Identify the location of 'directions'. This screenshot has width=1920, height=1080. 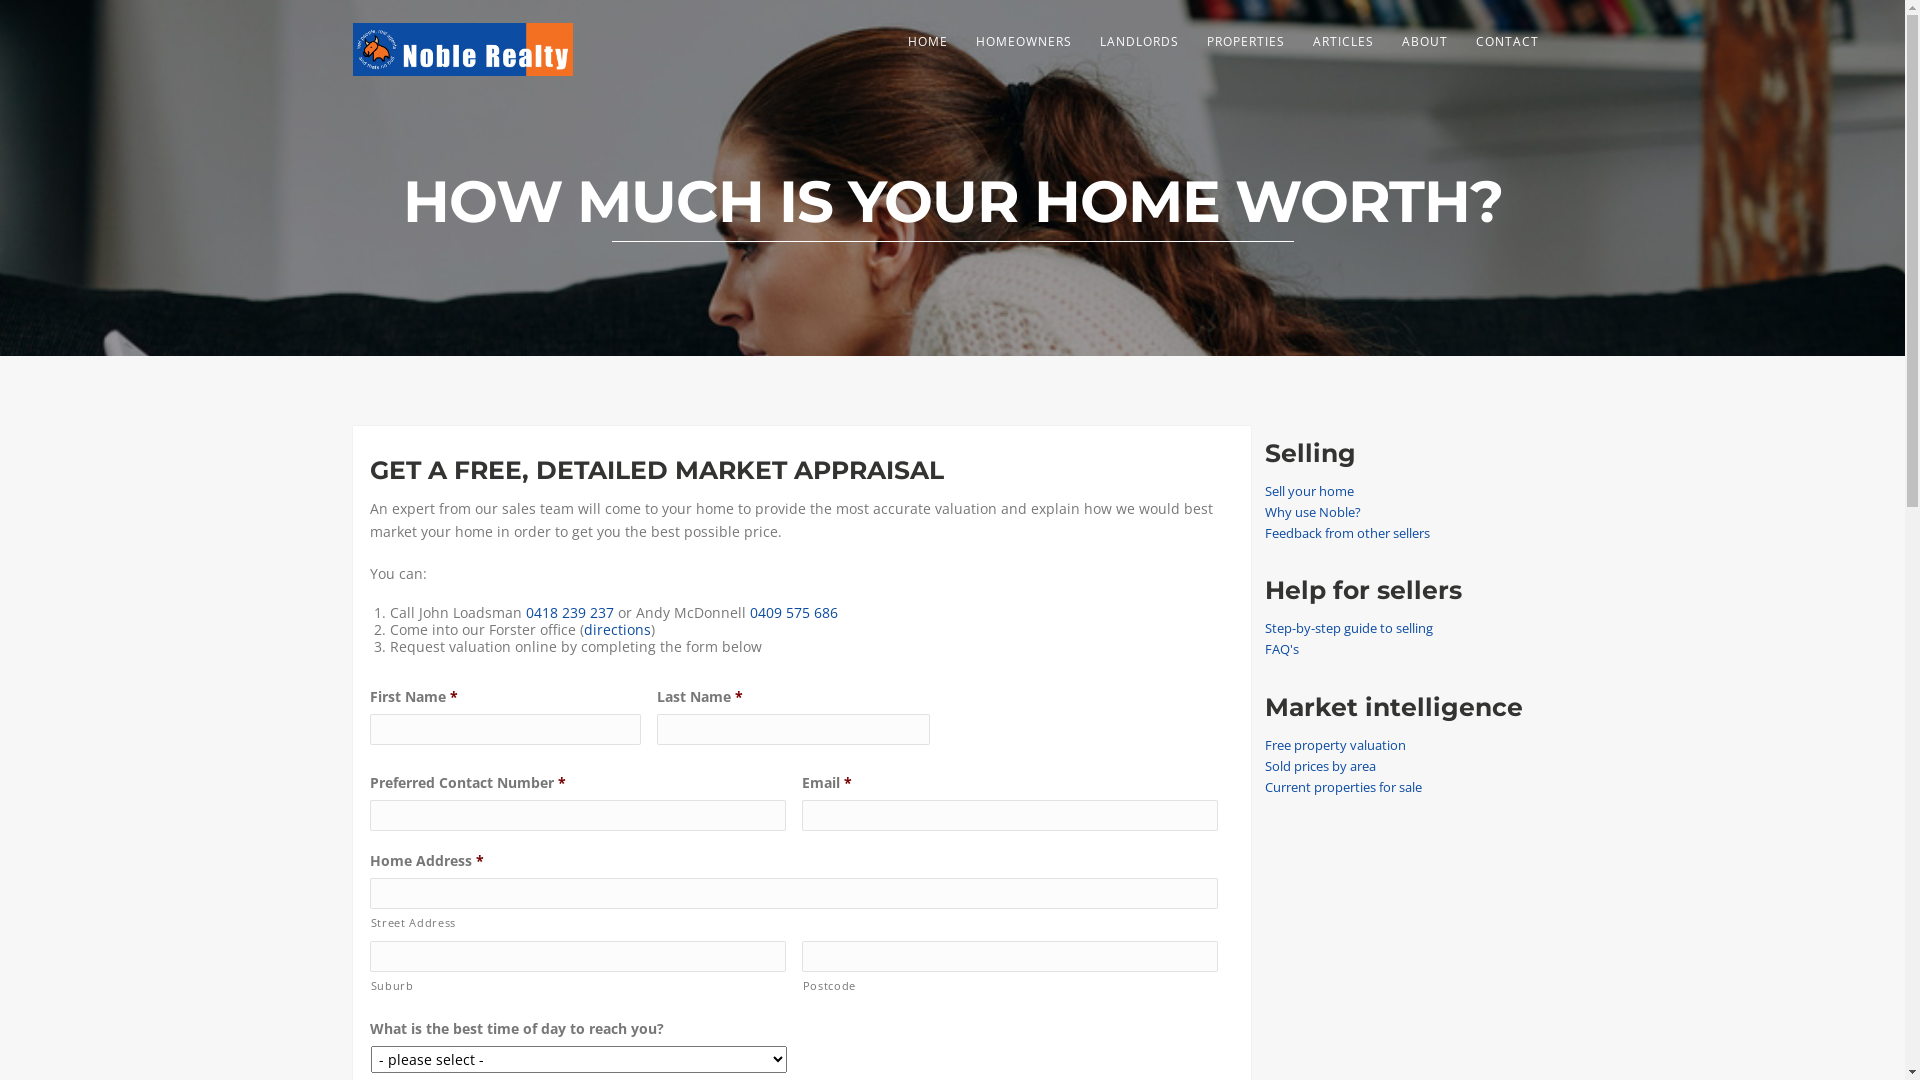
(616, 628).